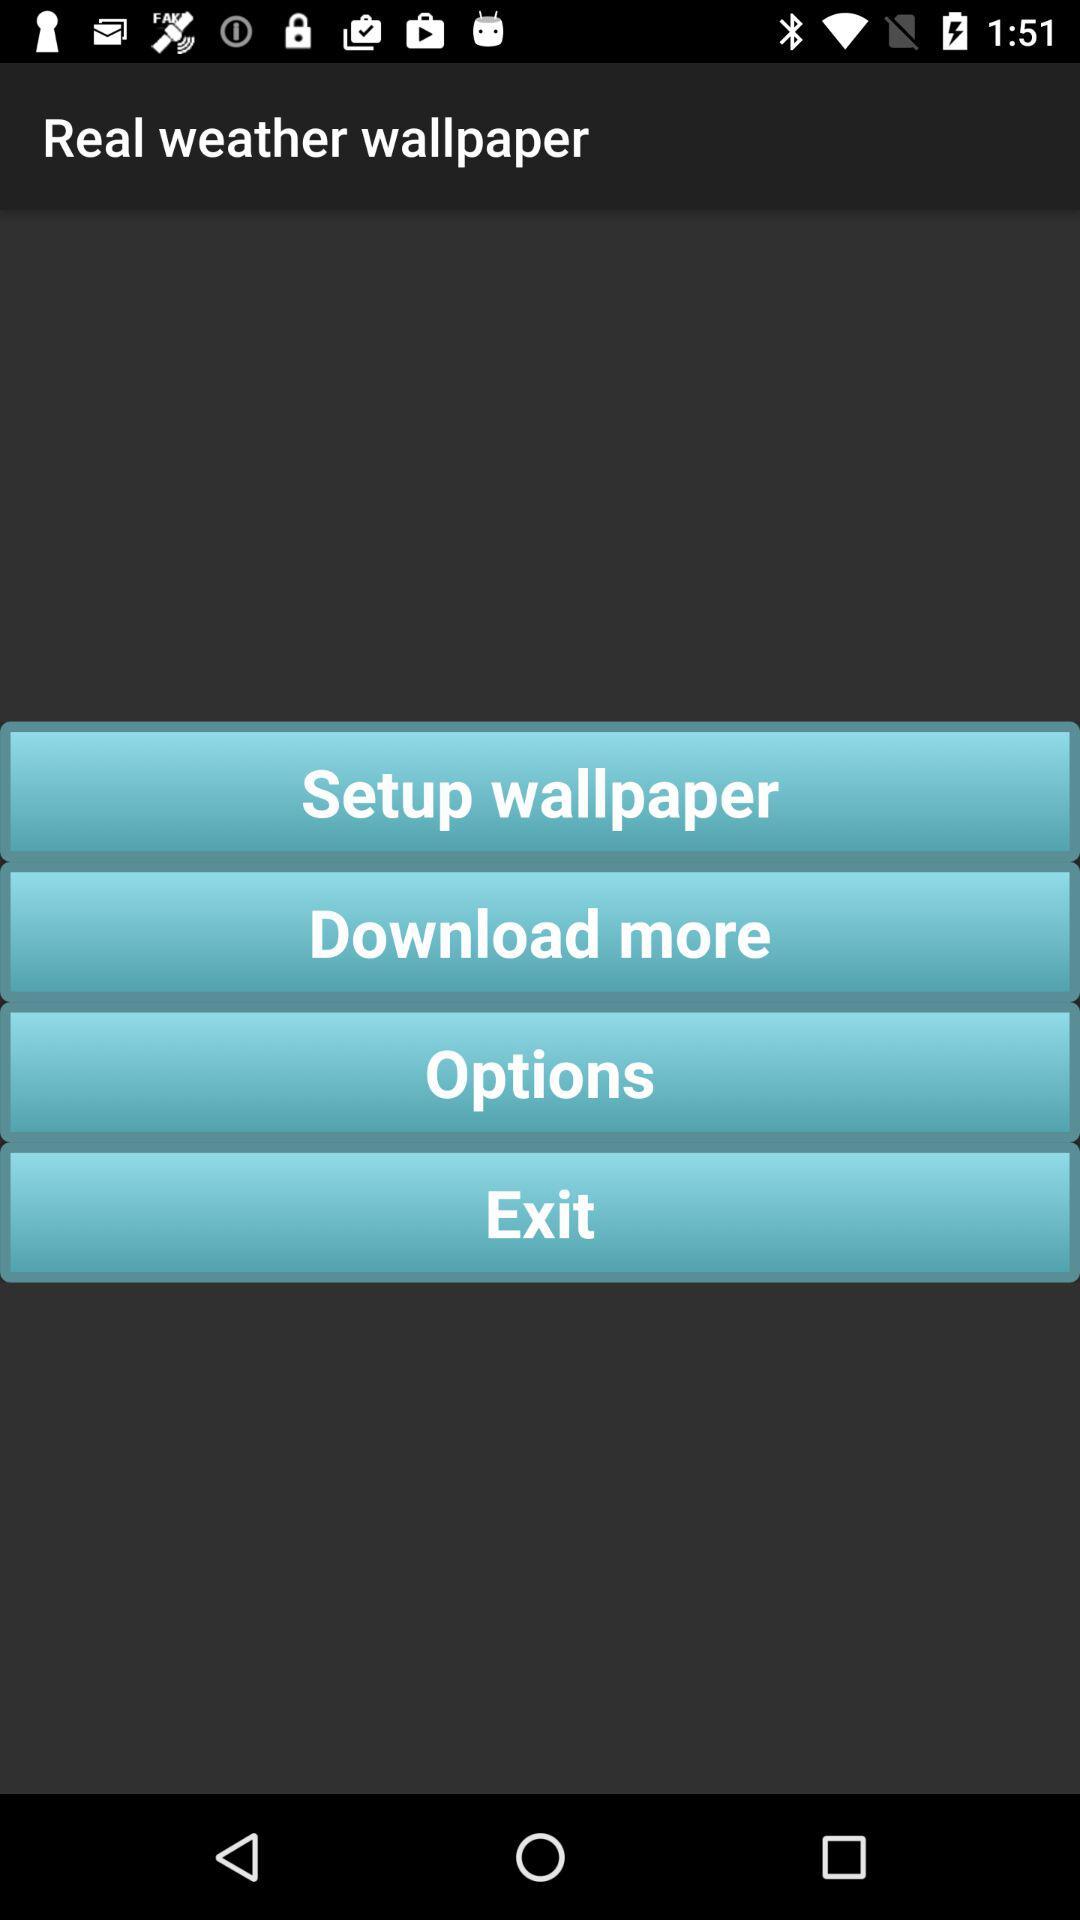  Describe the element at coordinates (540, 930) in the screenshot. I see `icon above options button` at that location.